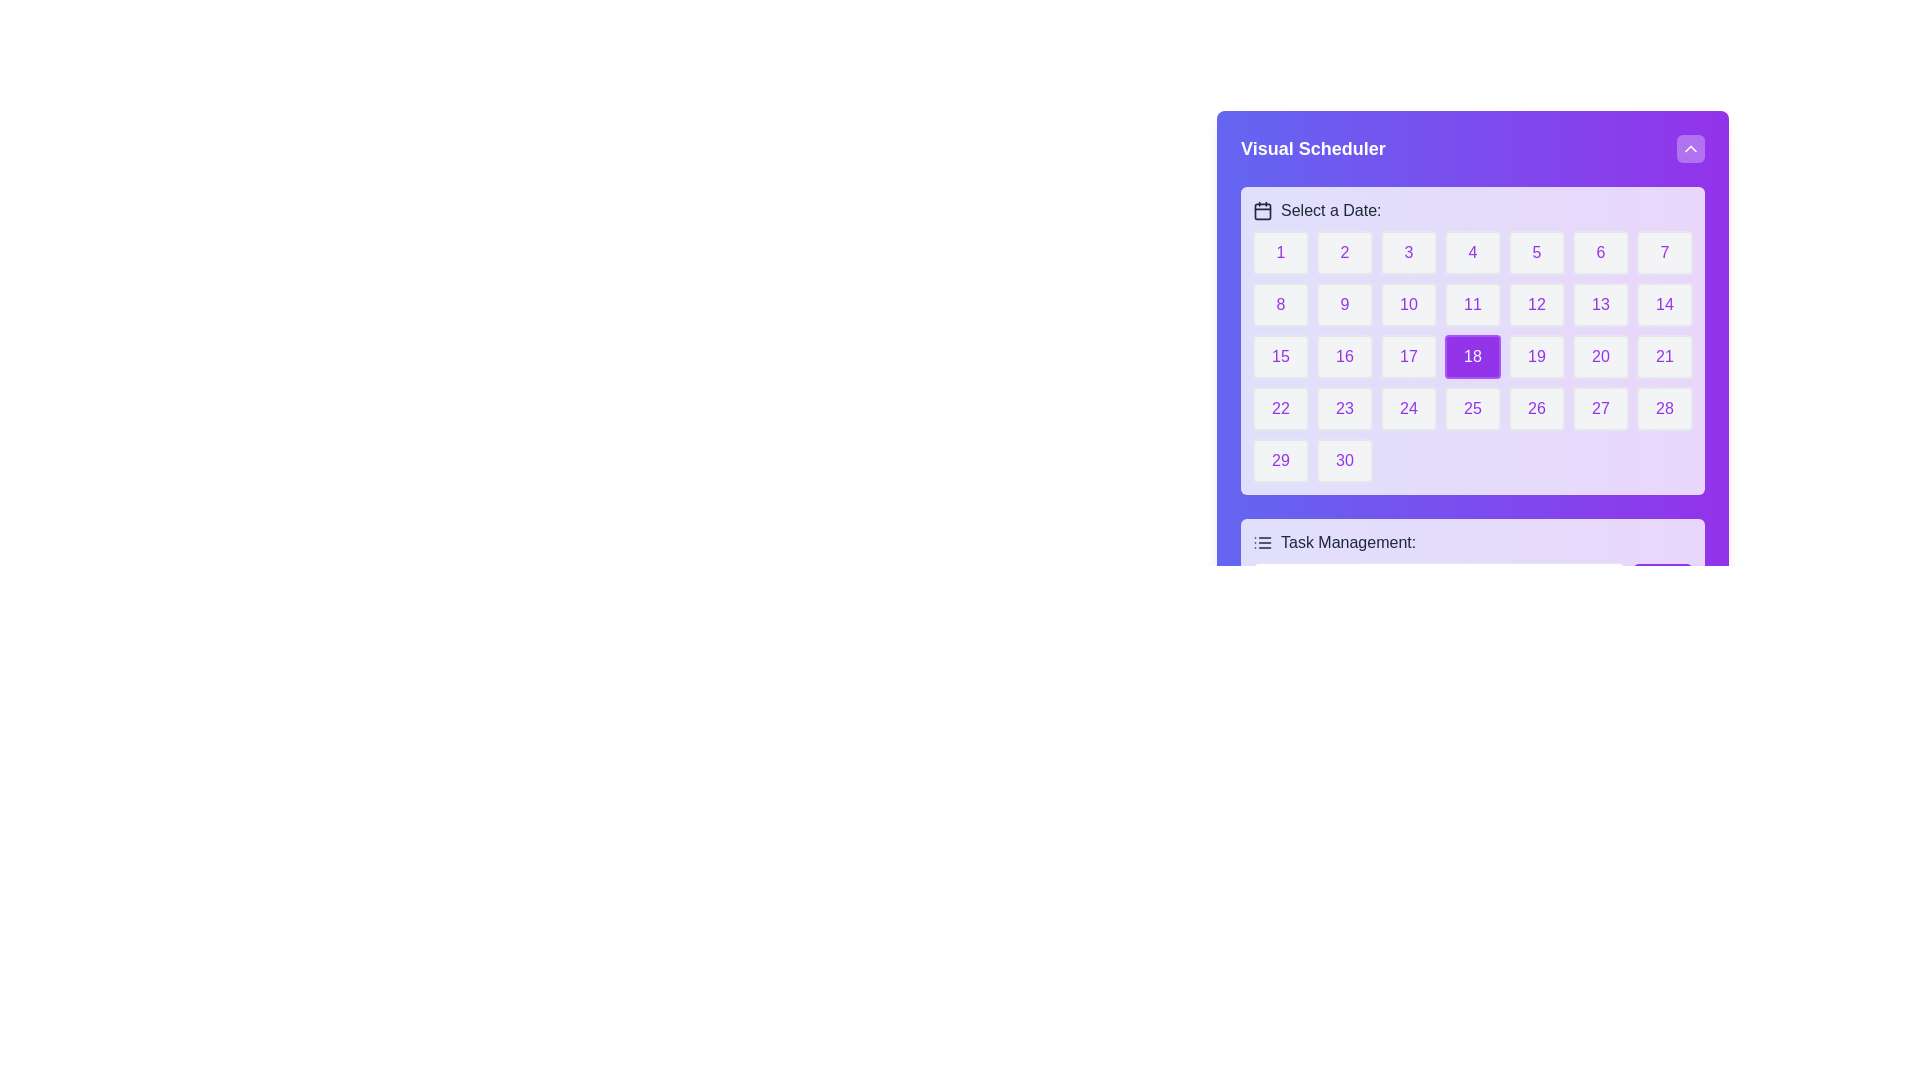 The image size is (1920, 1080). I want to click on the button that selects the date '1' in the calendar interface, located at the top-left corner of the grid layout, so click(1281, 252).